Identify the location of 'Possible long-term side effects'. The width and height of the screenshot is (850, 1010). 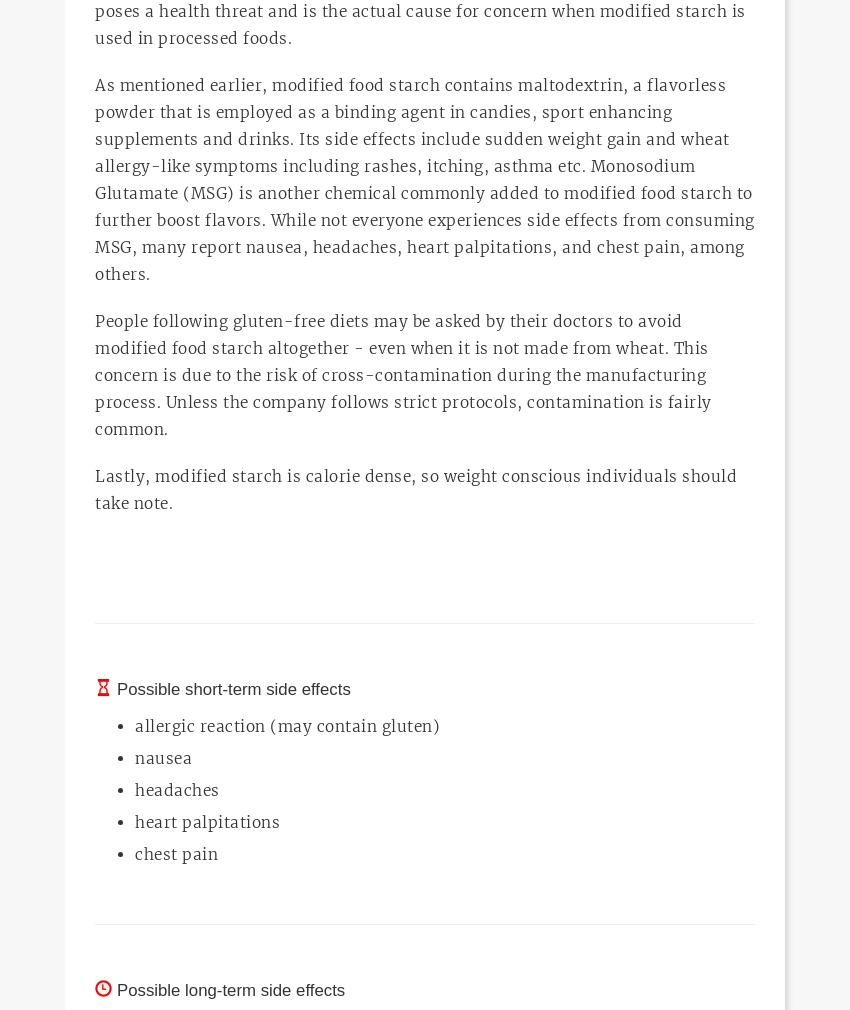
(231, 989).